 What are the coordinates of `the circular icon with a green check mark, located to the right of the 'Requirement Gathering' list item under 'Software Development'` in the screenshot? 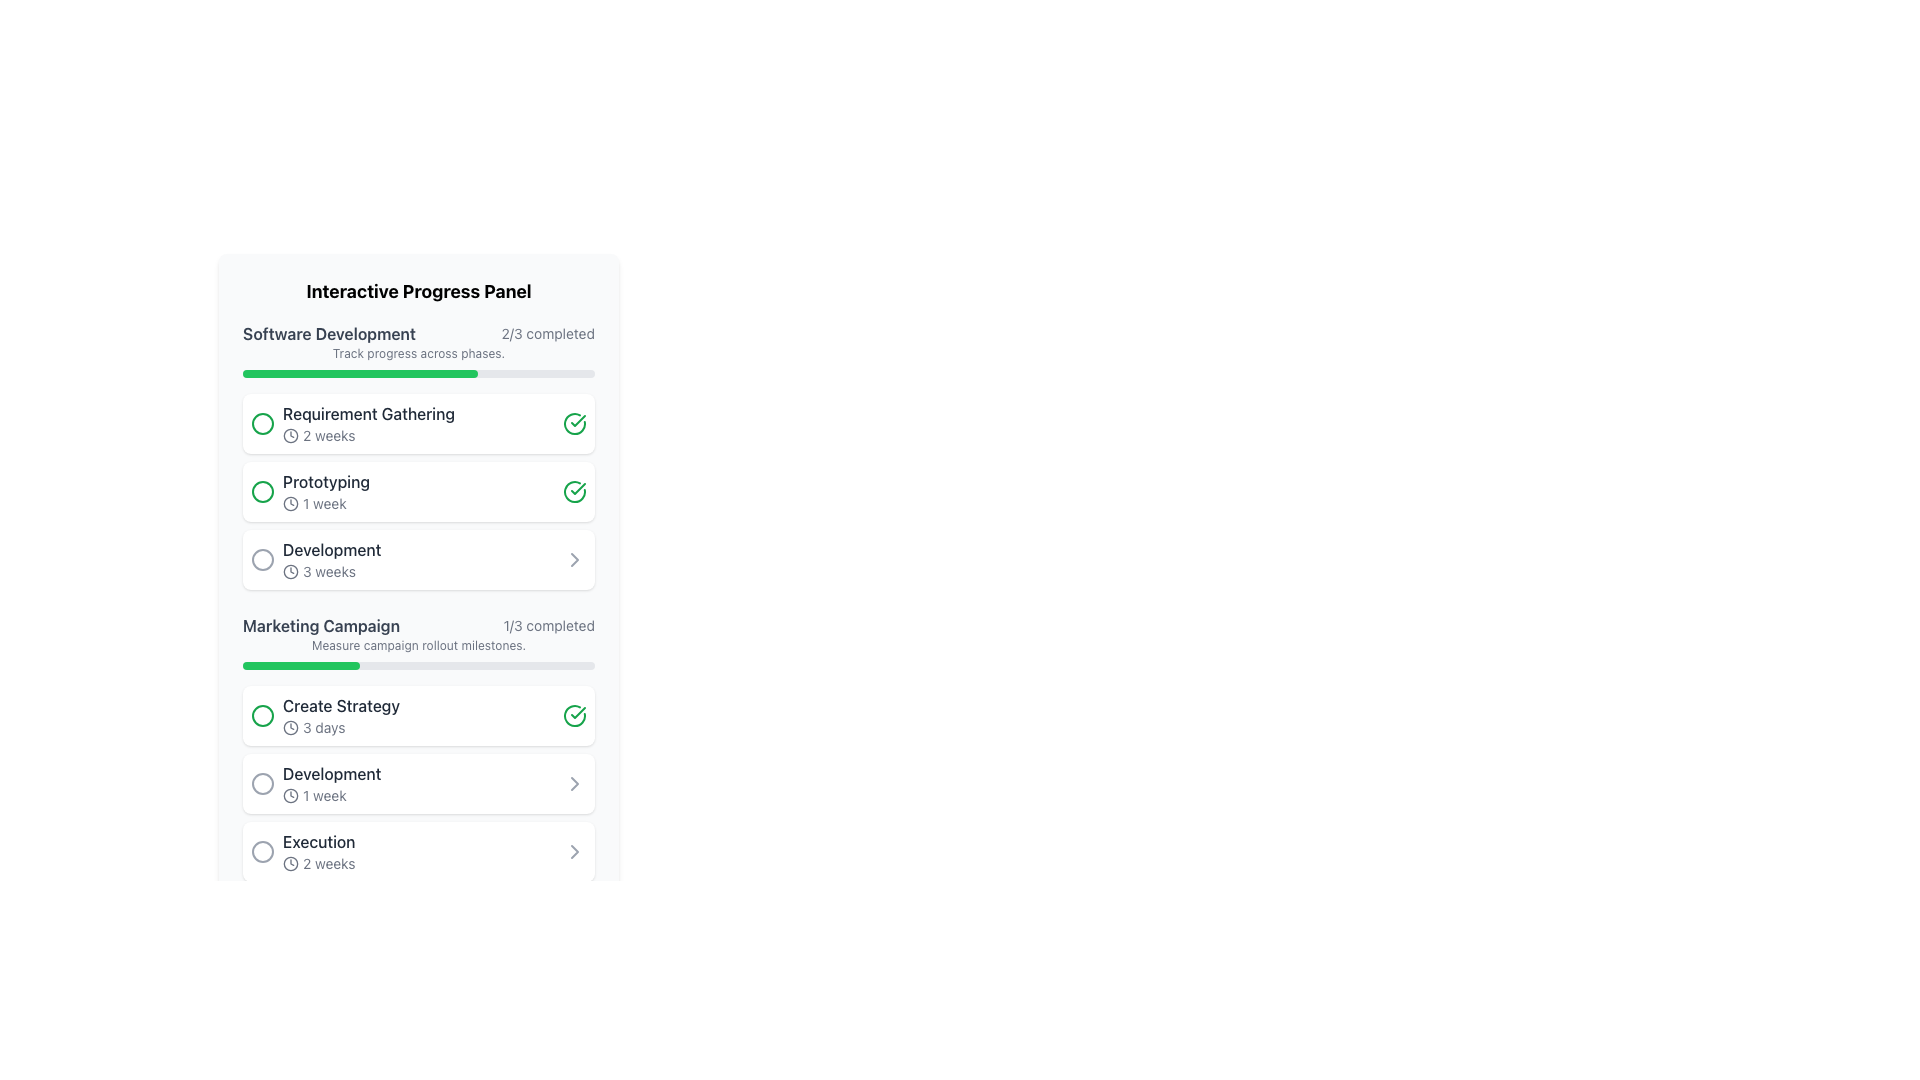 It's located at (574, 423).